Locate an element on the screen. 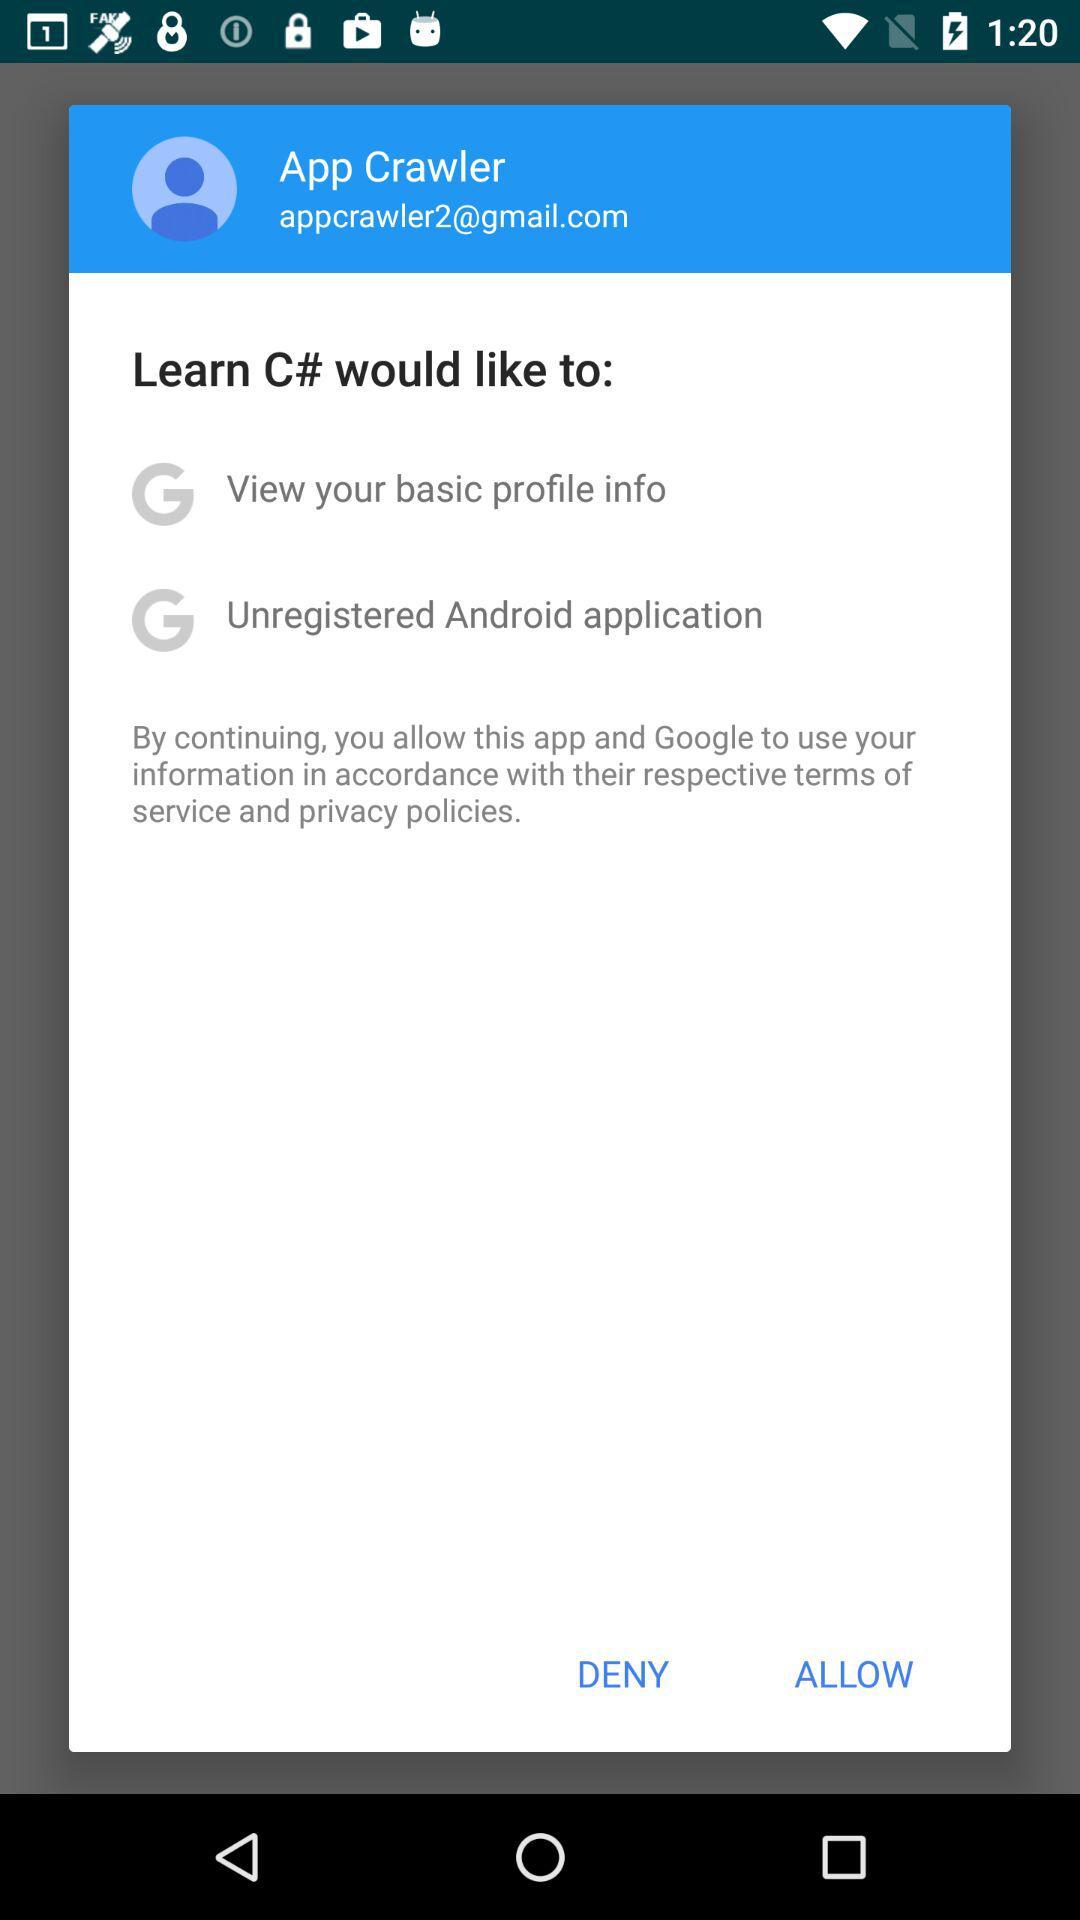 This screenshot has height=1920, width=1080. icon below the app crawler app is located at coordinates (454, 214).